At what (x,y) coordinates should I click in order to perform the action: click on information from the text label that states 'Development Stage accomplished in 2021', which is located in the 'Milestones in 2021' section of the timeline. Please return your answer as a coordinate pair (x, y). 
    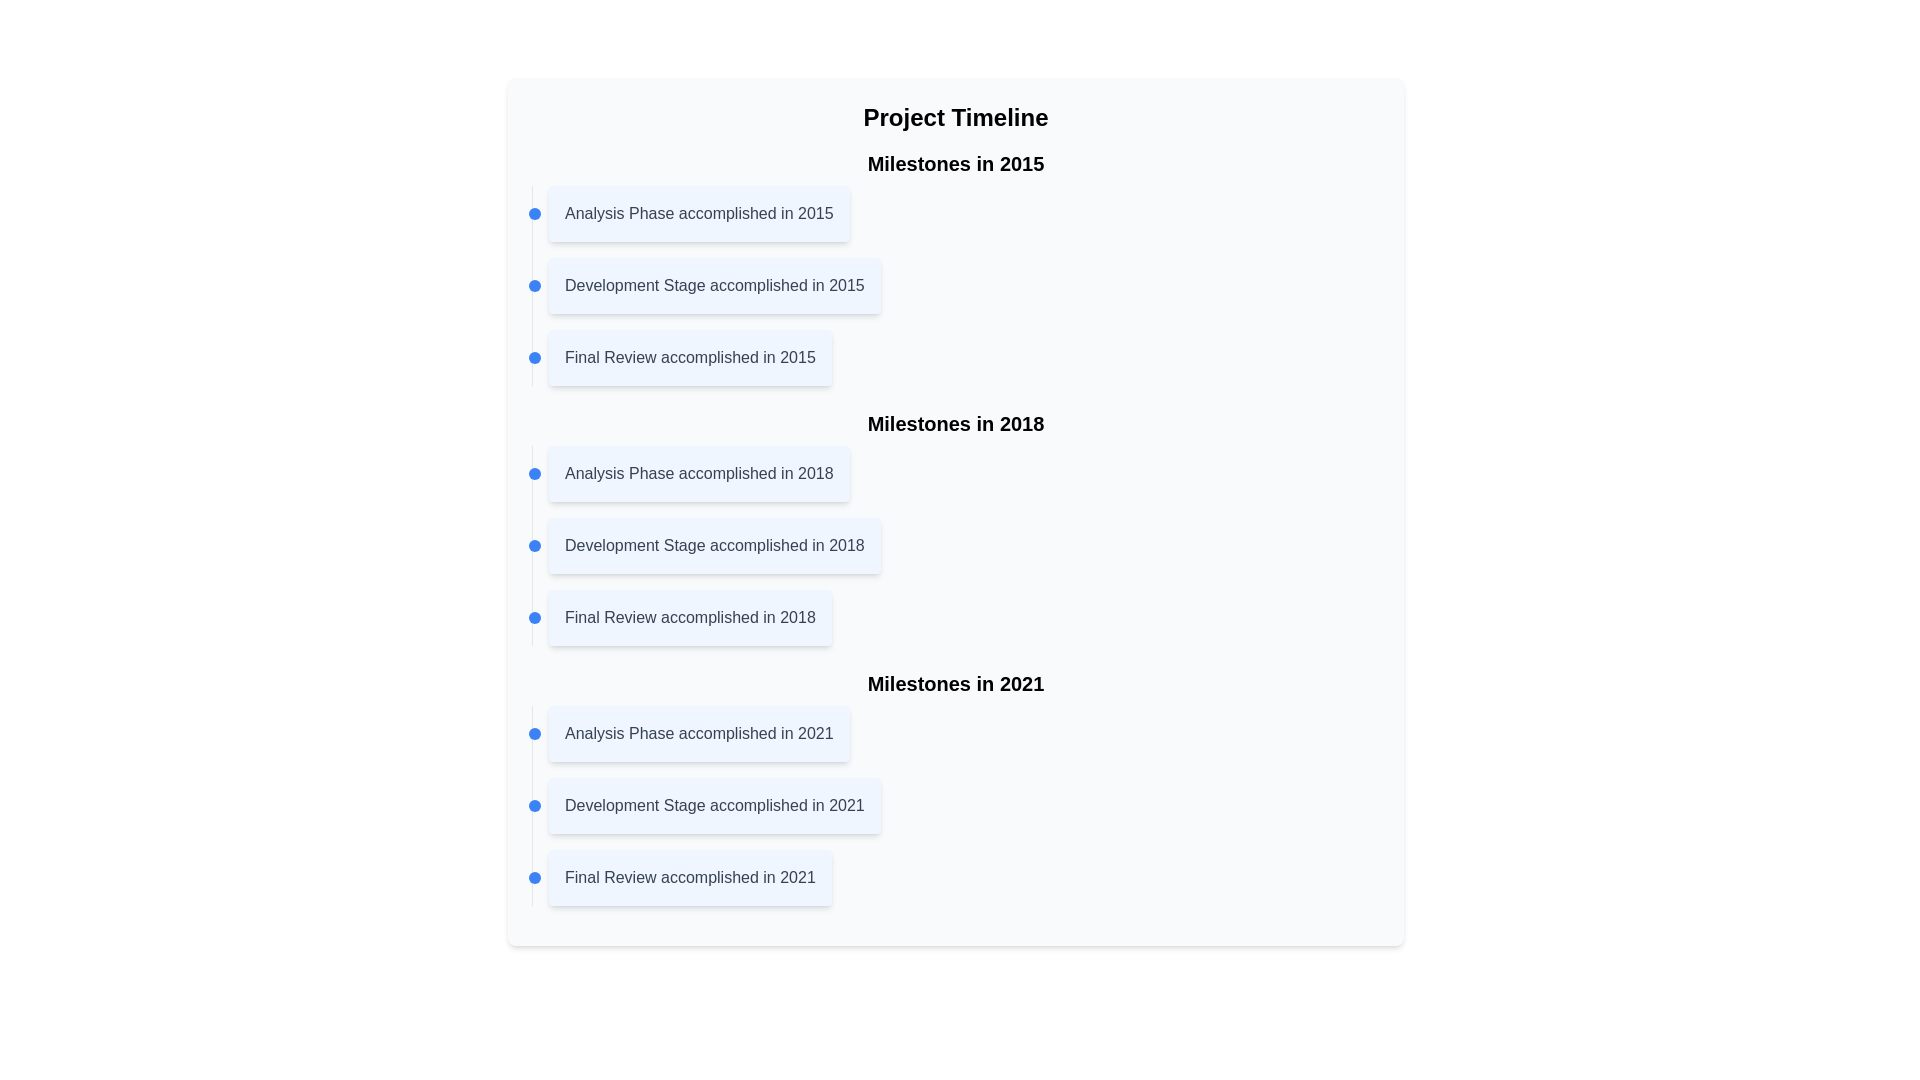
    Looking at the image, I should click on (714, 805).